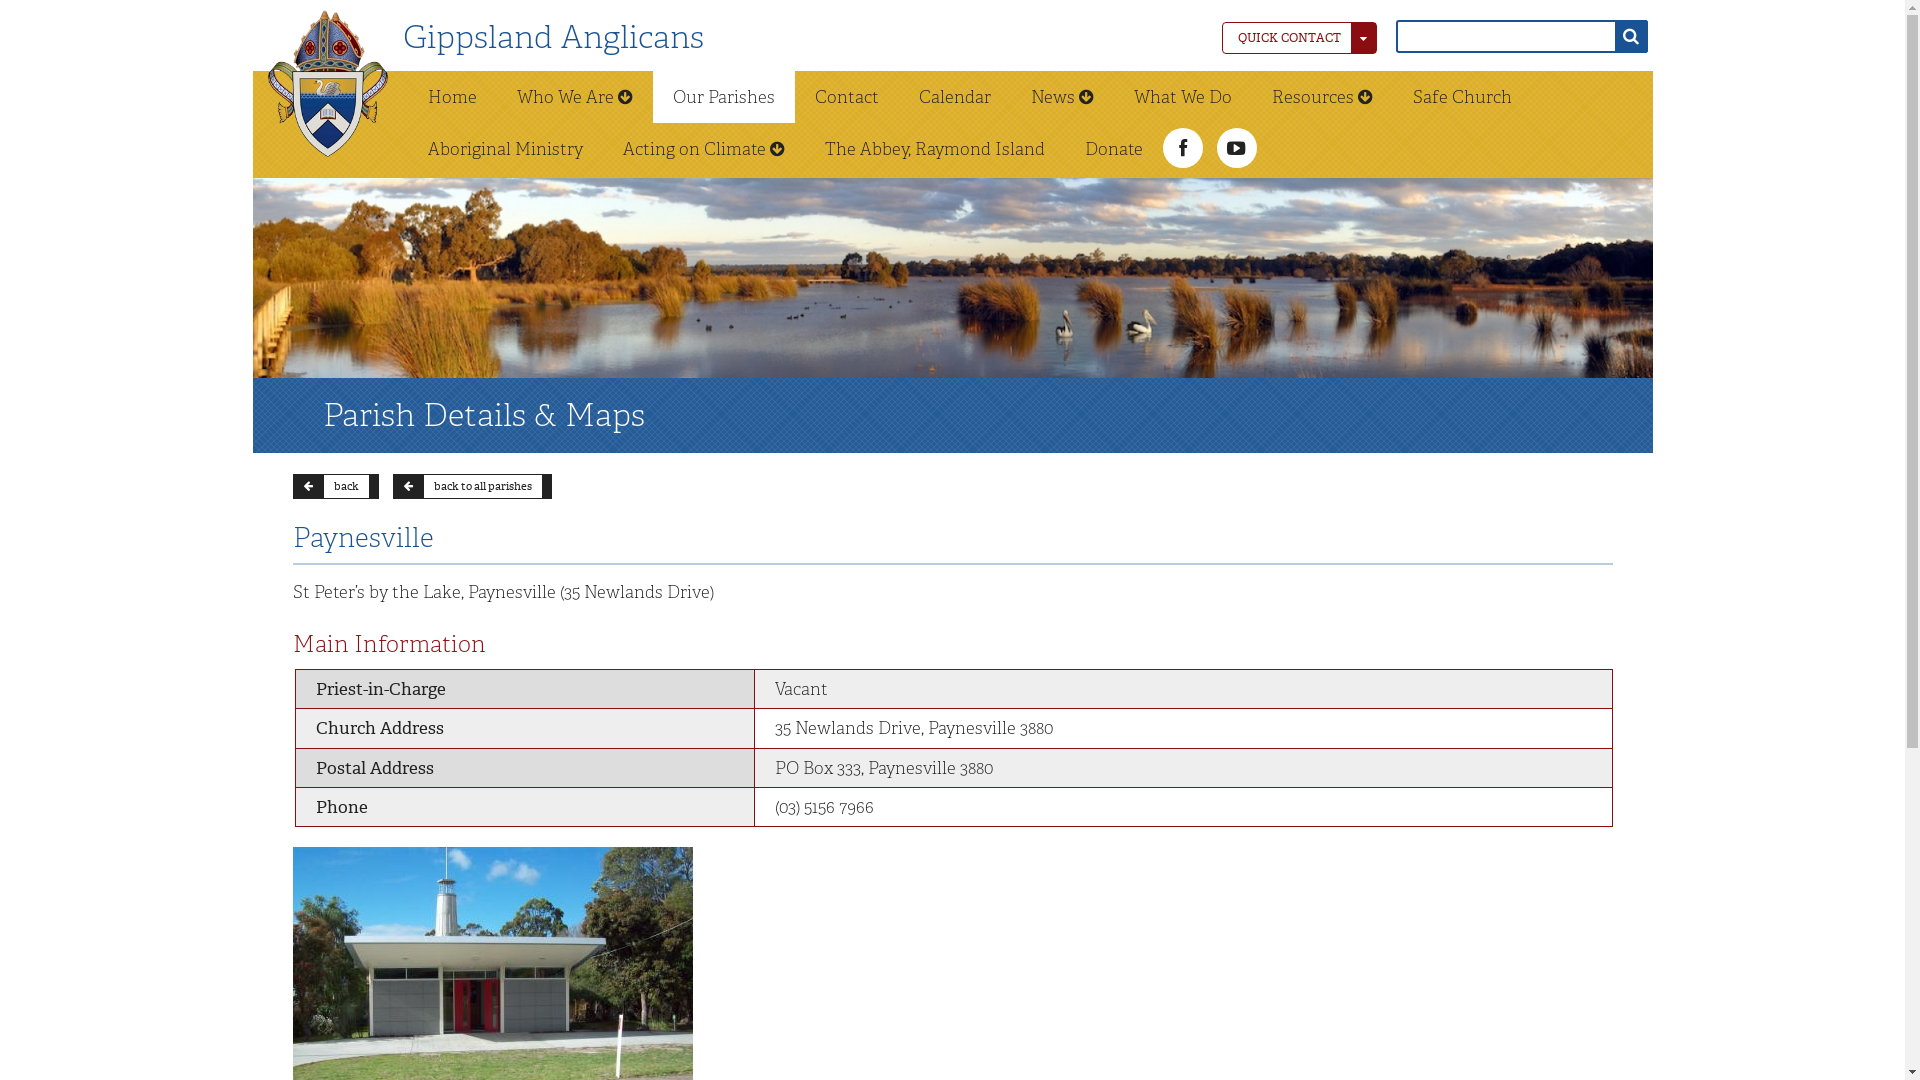 This screenshot has width=1920, height=1080. I want to click on 'What We Do', so click(1182, 96).